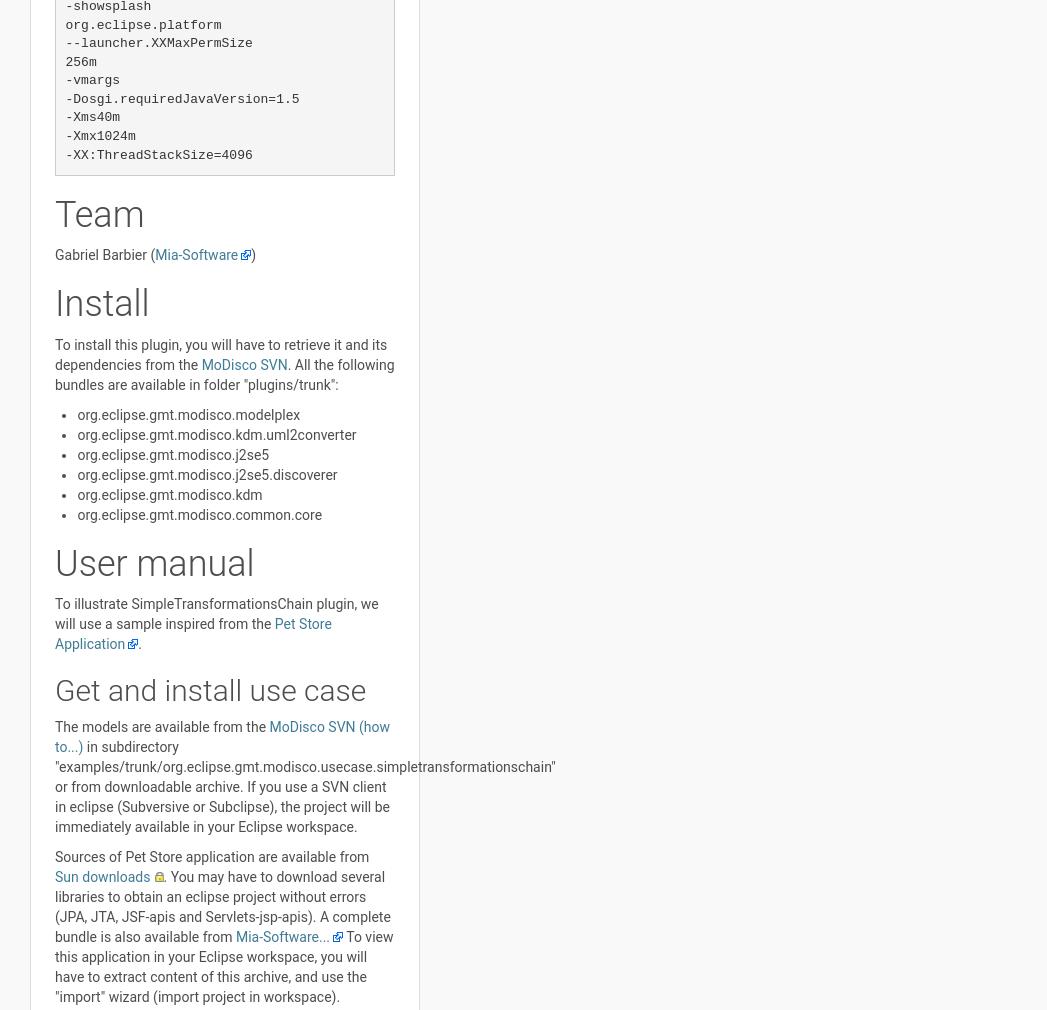  I want to click on '.
You may have to download several libraries to obtain an eclipse project without errors (JPA, JTA, JSF-apis and Servlets-jsp-apis).
A complete bundle is also available from', so click(221, 906).